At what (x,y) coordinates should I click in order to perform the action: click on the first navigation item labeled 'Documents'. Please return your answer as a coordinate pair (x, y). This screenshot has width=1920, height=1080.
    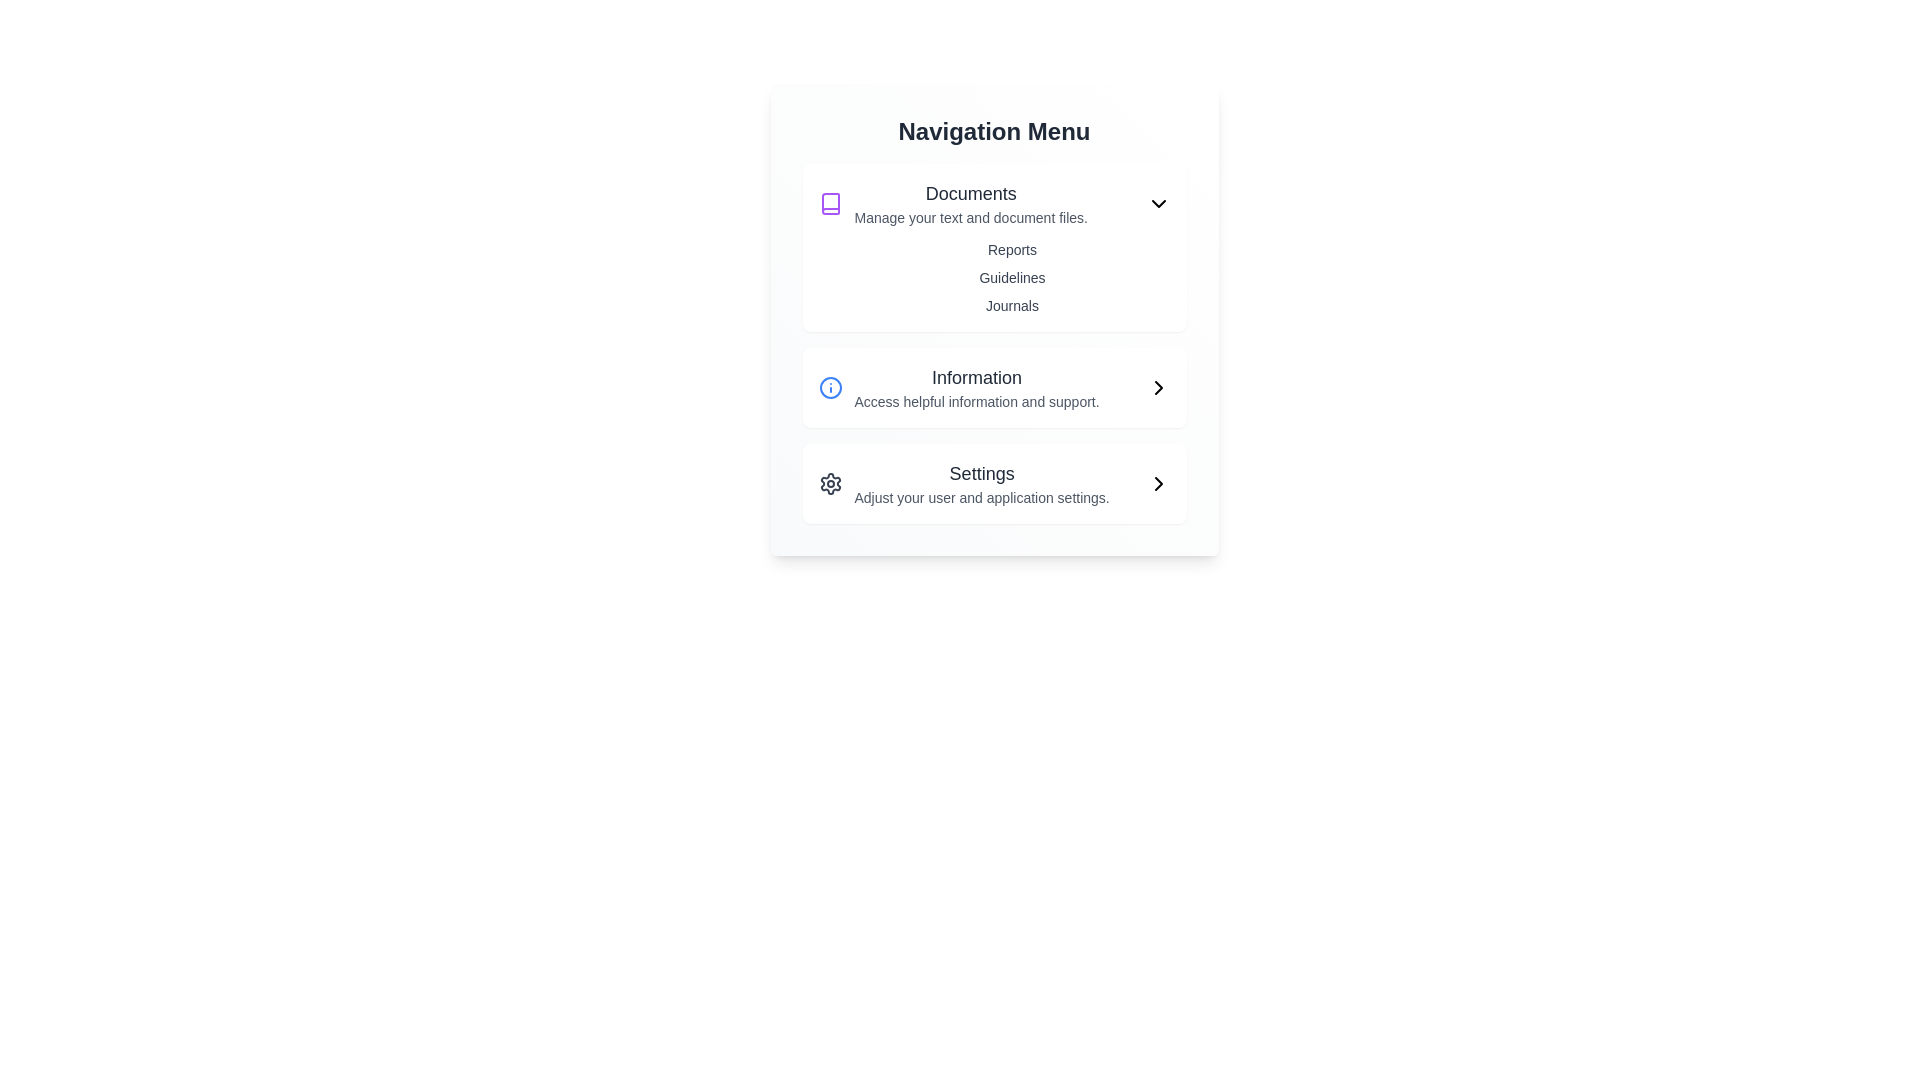
    Looking at the image, I should click on (952, 204).